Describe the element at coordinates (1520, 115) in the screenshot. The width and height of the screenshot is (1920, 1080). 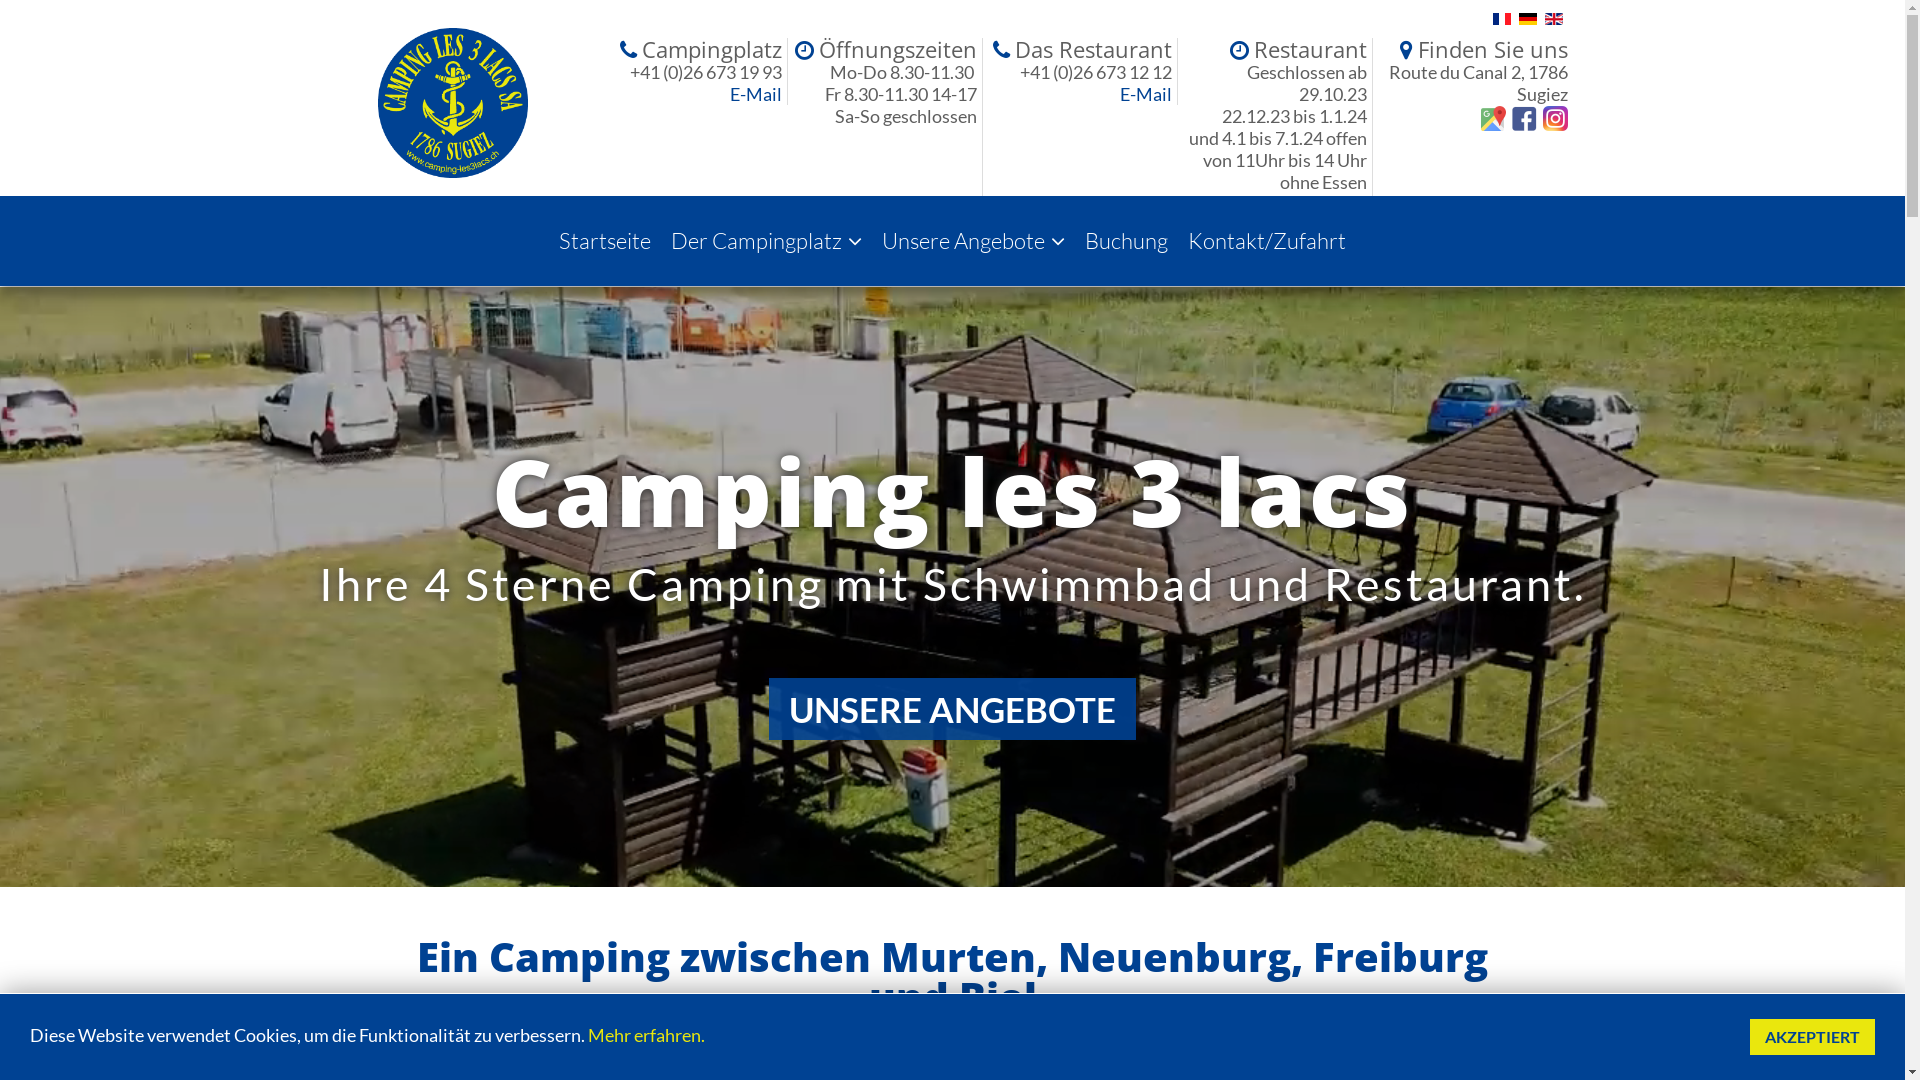
I see `'  '` at that location.